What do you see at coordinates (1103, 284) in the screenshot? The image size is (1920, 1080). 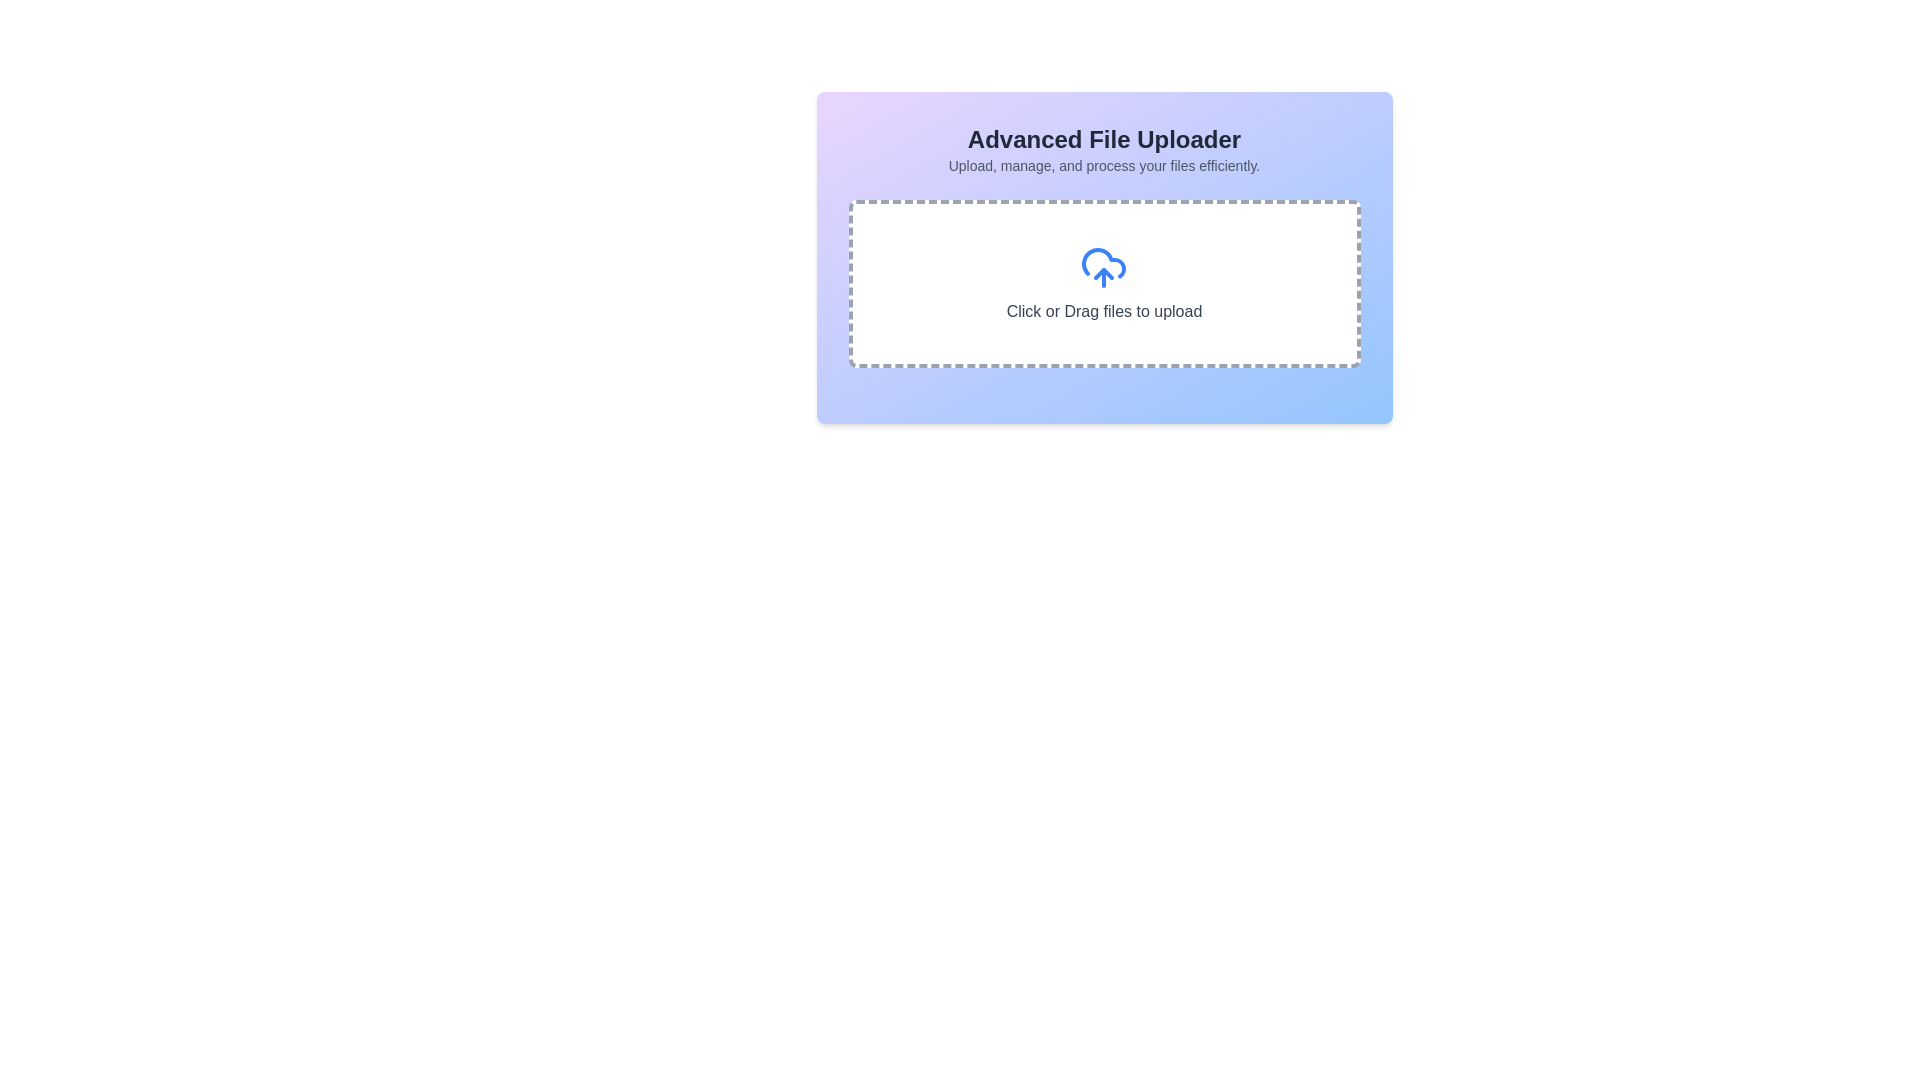 I see `the File upload zone which is a large rectangular box with dashed gray borders and a centered blue cloud upload icon` at bounding box center [1103, 284].